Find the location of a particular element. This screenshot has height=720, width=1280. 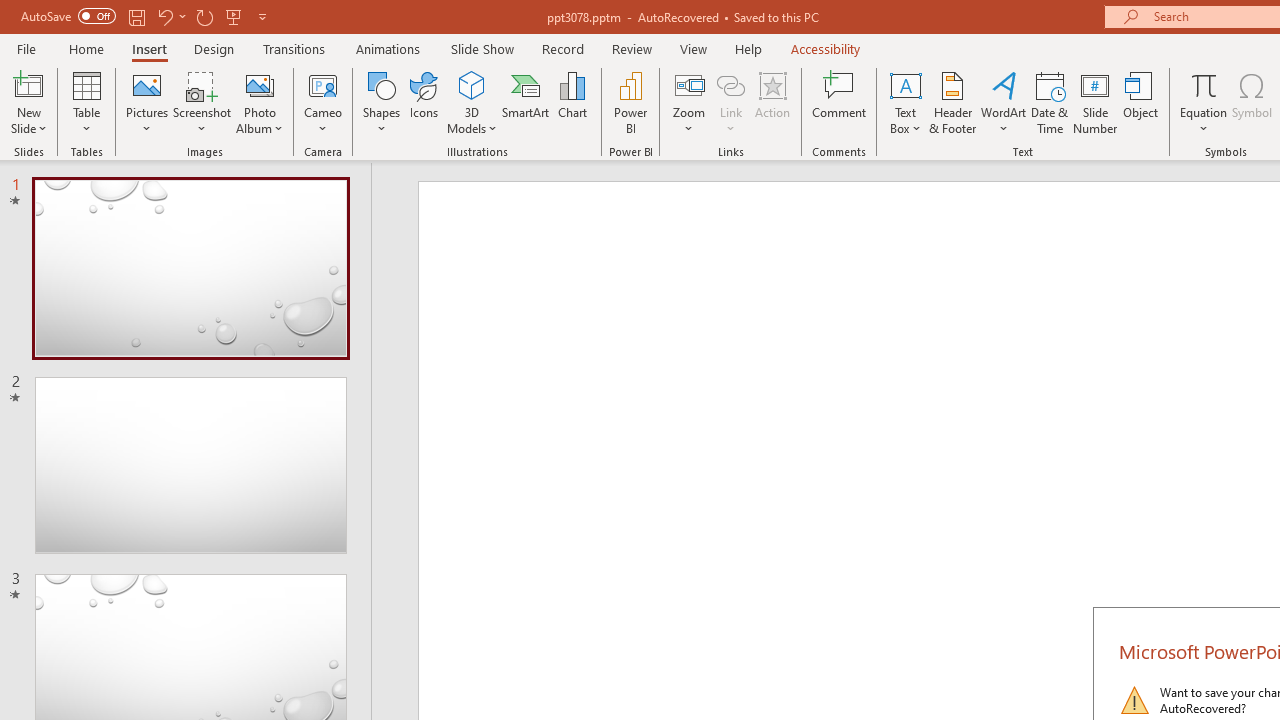

'Power BI' is located at coordinates (630, 103).